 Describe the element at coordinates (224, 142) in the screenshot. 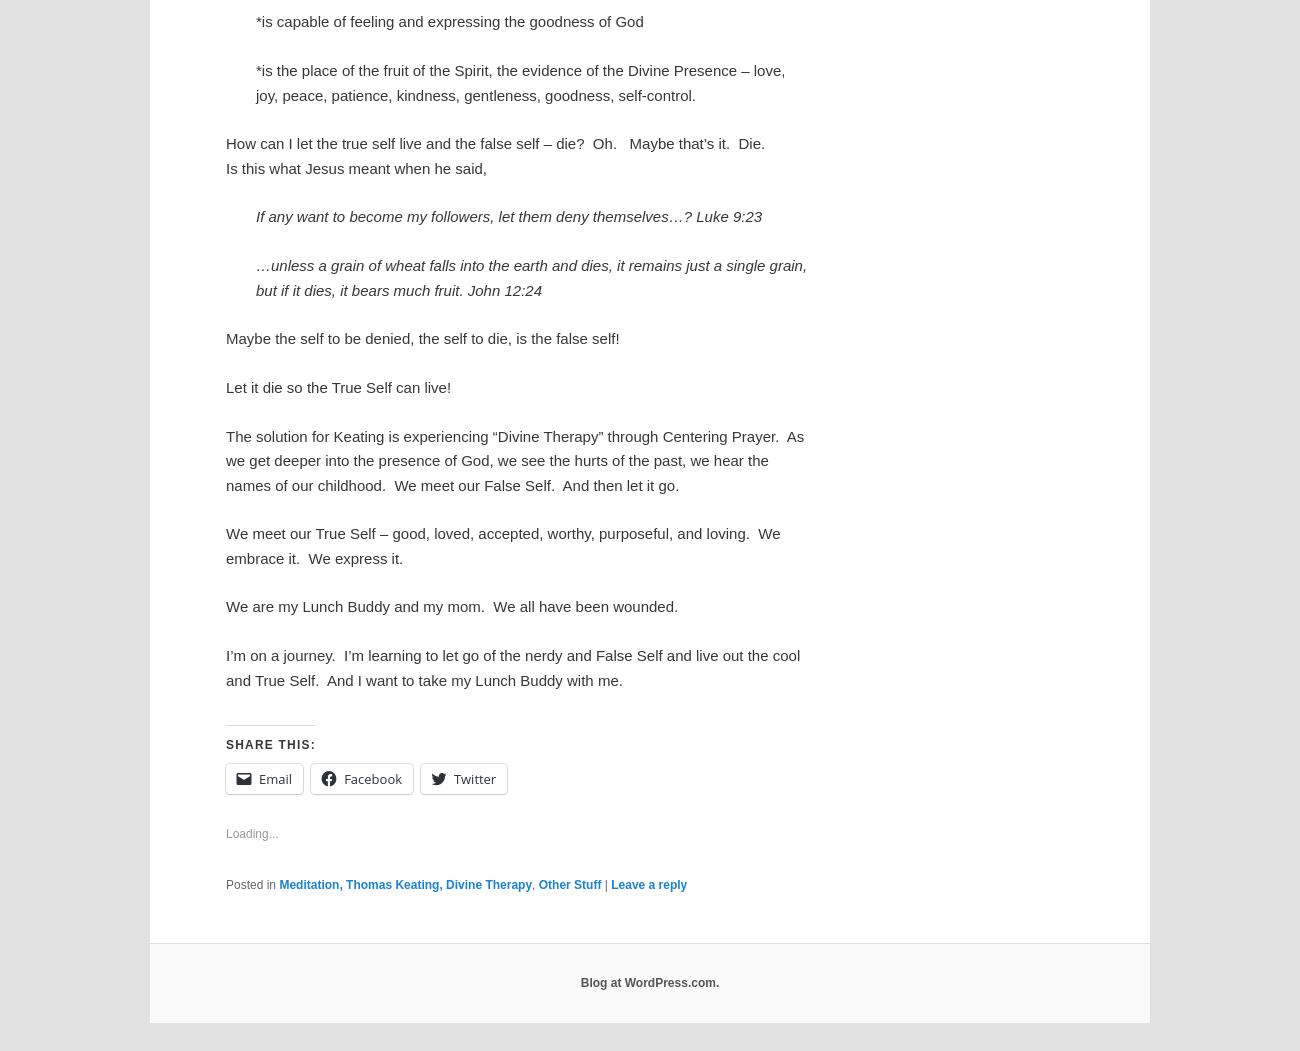

I see `'How can I let the true self live and the false self – die?  Oh.   Maybe that’s it.  Die.'` at that location.